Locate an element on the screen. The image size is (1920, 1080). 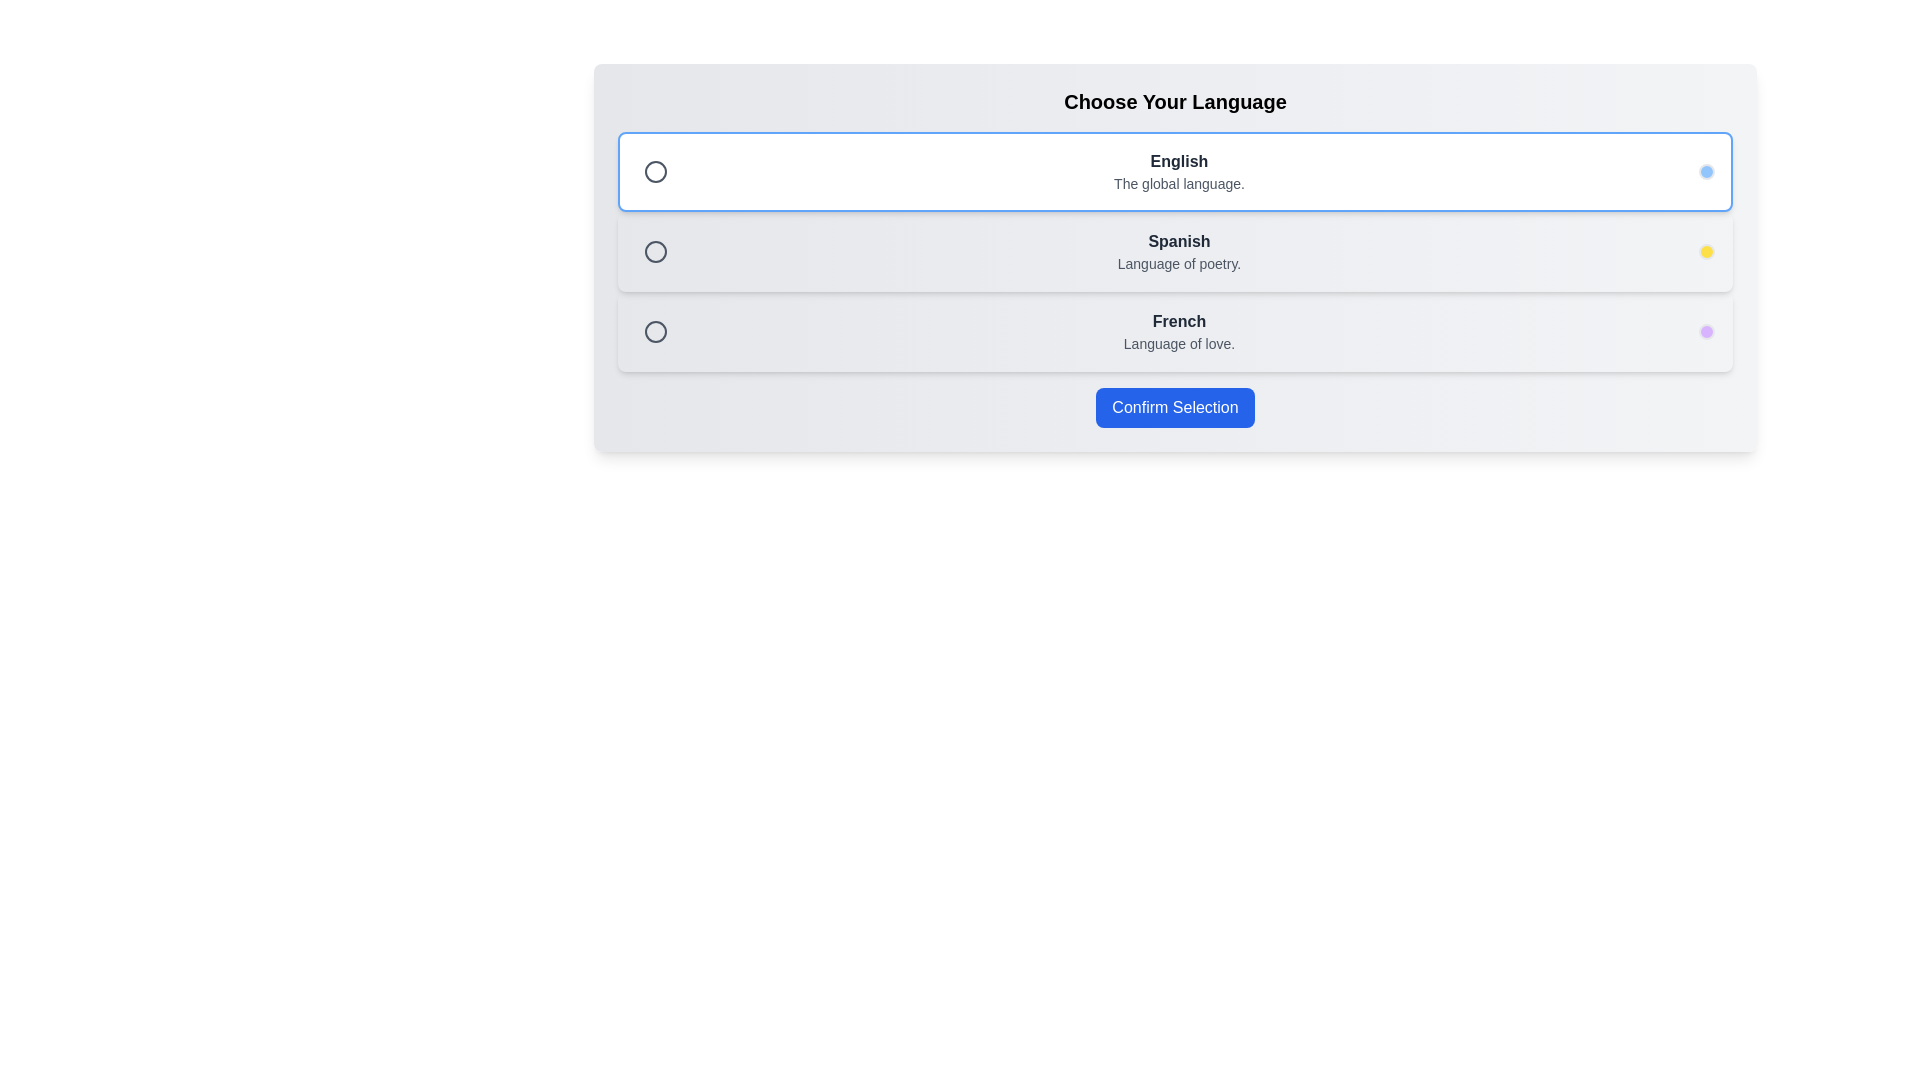
the first selectable option for the English language in the 'Choose Your Language' section is located at coordinates (1175, 171).